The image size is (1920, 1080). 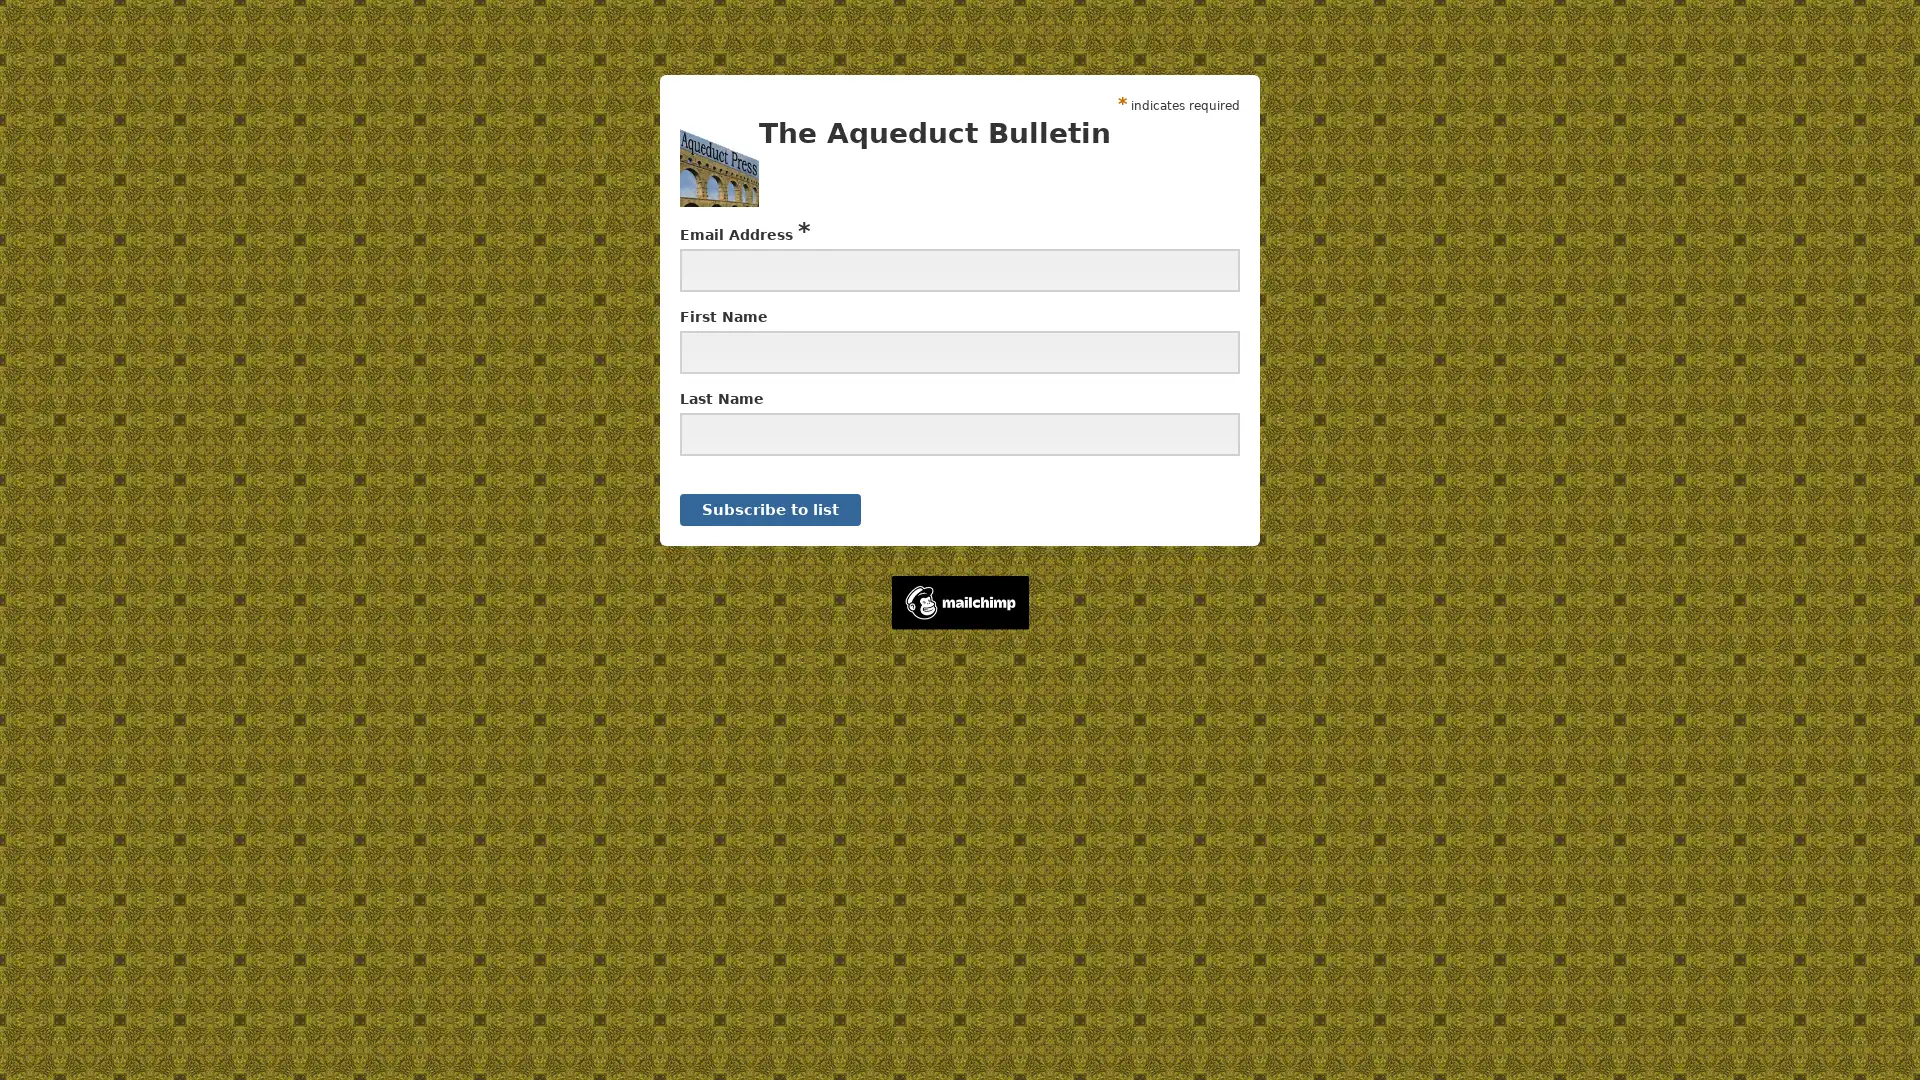 What do you see at coordinates (769, 508) in the screenshot?
I see `Subscribe to list` at bounding box center [769, 508].